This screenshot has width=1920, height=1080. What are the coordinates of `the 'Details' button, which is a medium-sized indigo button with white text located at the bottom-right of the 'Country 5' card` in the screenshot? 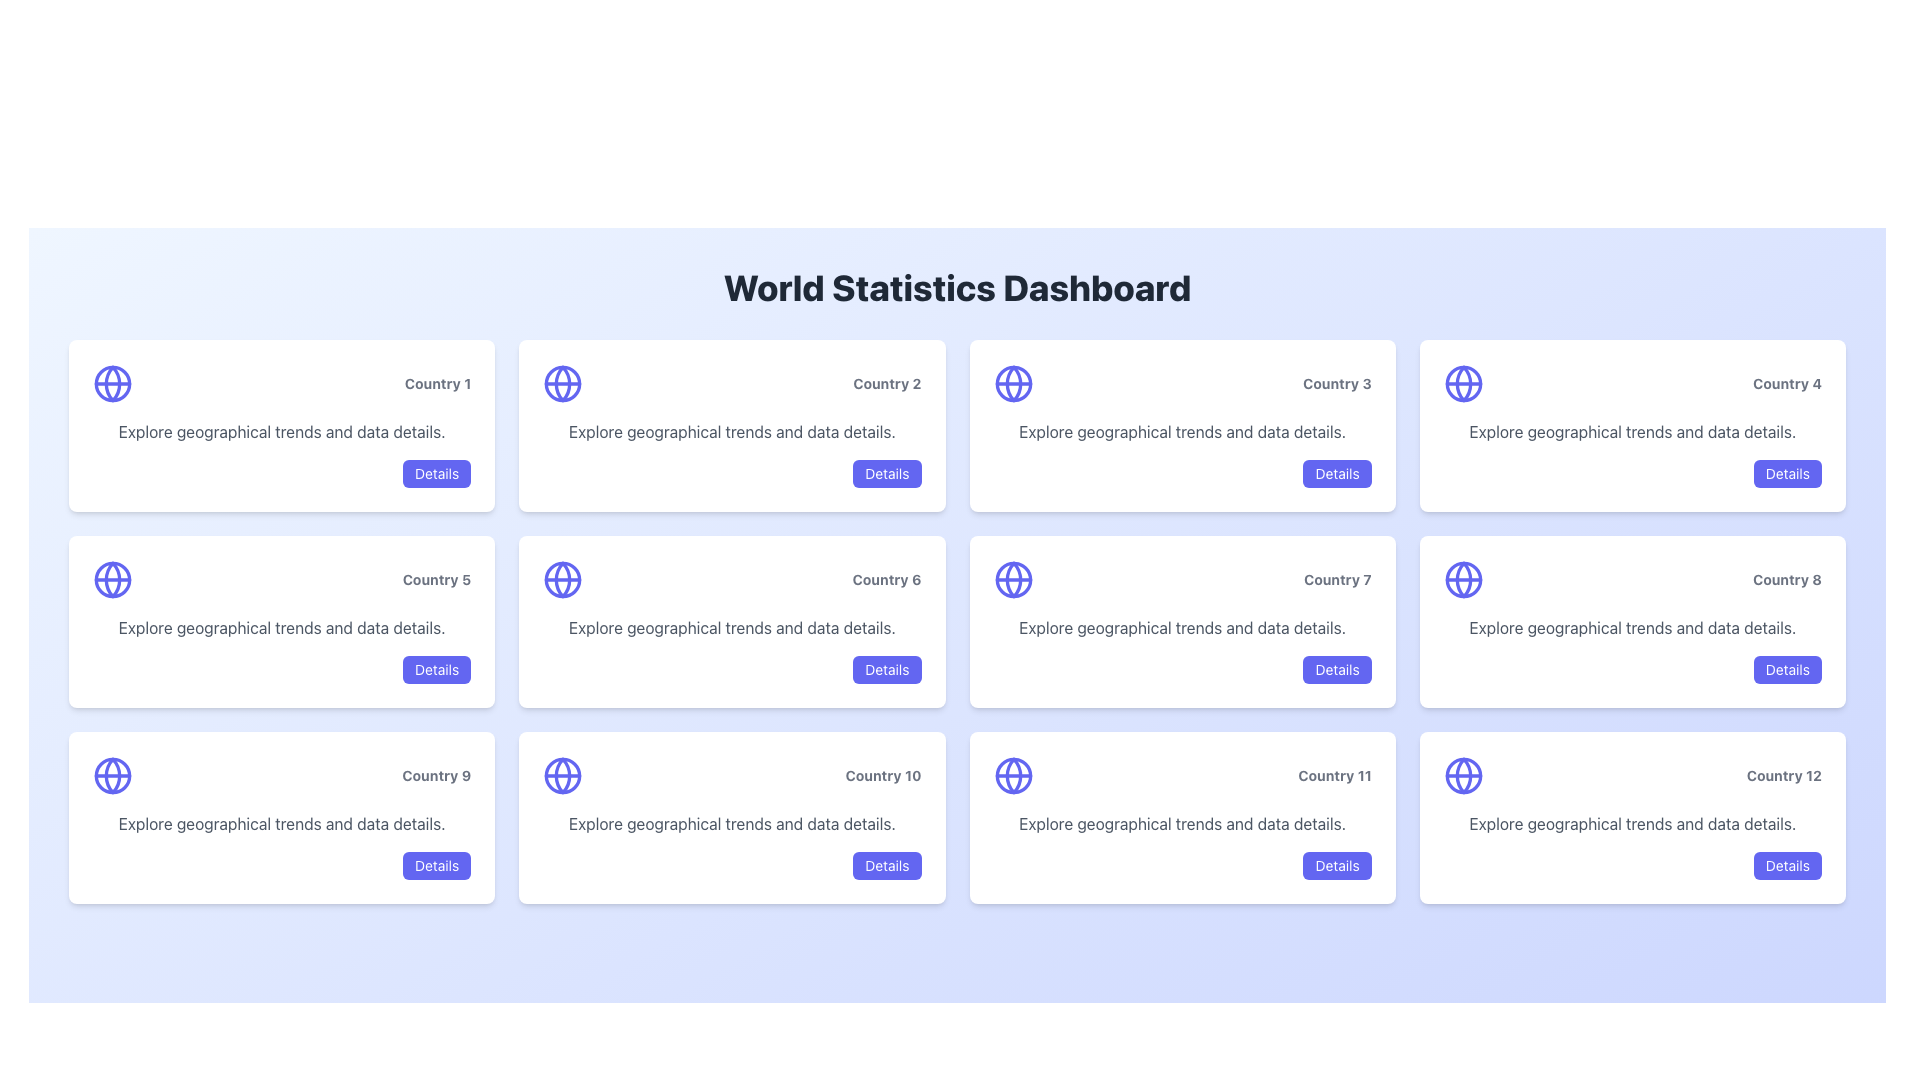 It's located at (436, 670).